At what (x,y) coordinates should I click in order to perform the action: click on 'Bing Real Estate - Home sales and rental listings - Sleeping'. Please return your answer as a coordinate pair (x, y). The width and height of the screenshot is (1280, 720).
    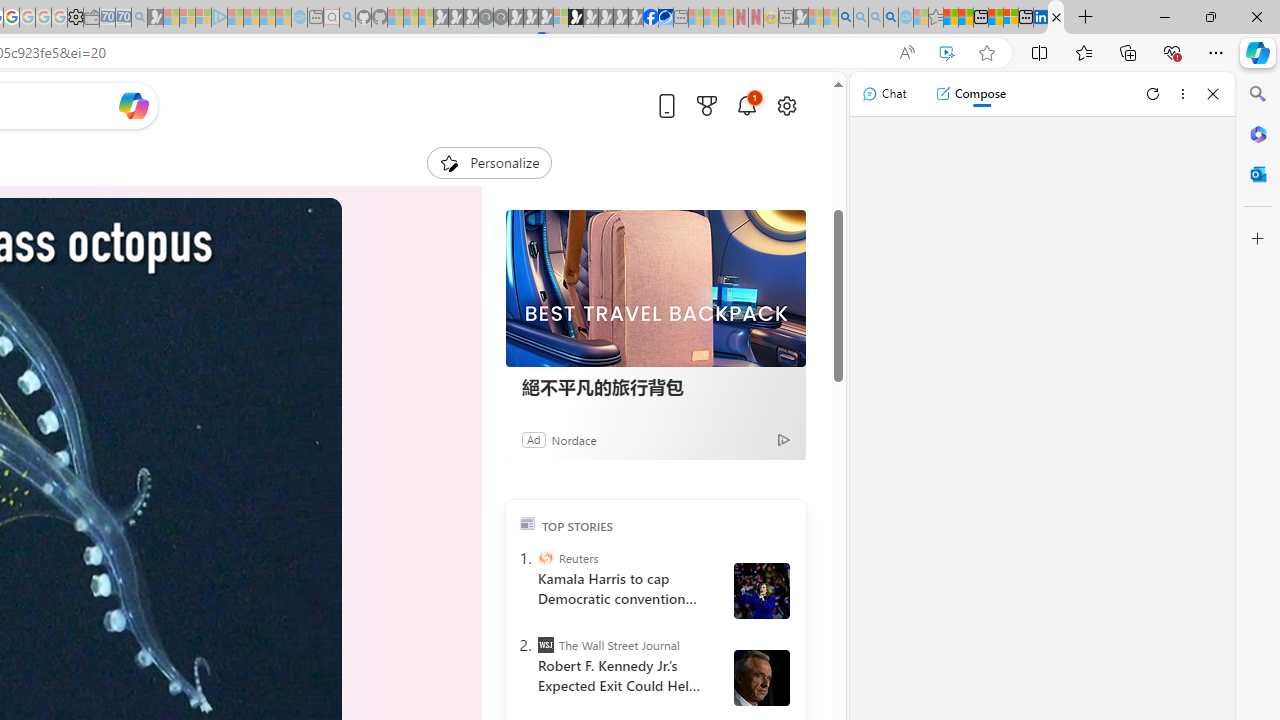
    Looking at the image, I should click on (138, 17).